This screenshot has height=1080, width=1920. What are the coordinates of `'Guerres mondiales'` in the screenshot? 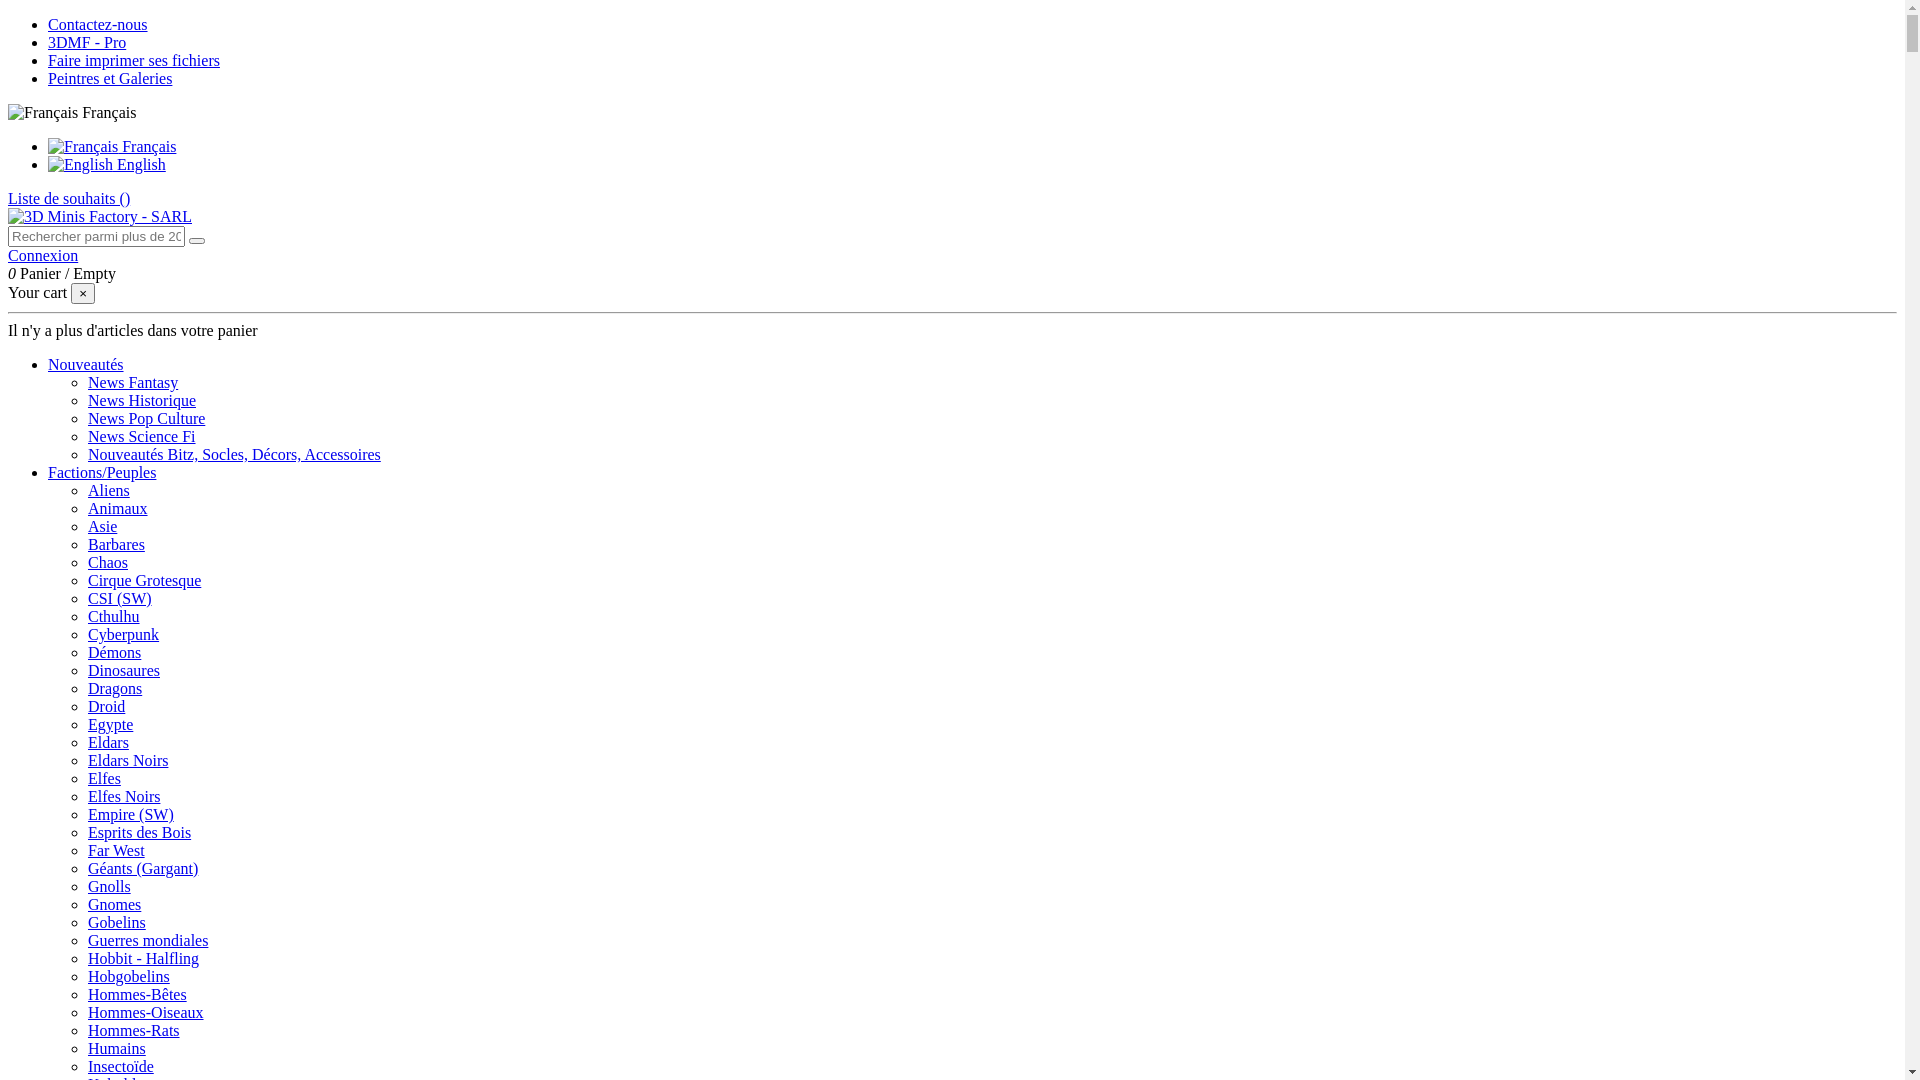 It's located at (147, 940).